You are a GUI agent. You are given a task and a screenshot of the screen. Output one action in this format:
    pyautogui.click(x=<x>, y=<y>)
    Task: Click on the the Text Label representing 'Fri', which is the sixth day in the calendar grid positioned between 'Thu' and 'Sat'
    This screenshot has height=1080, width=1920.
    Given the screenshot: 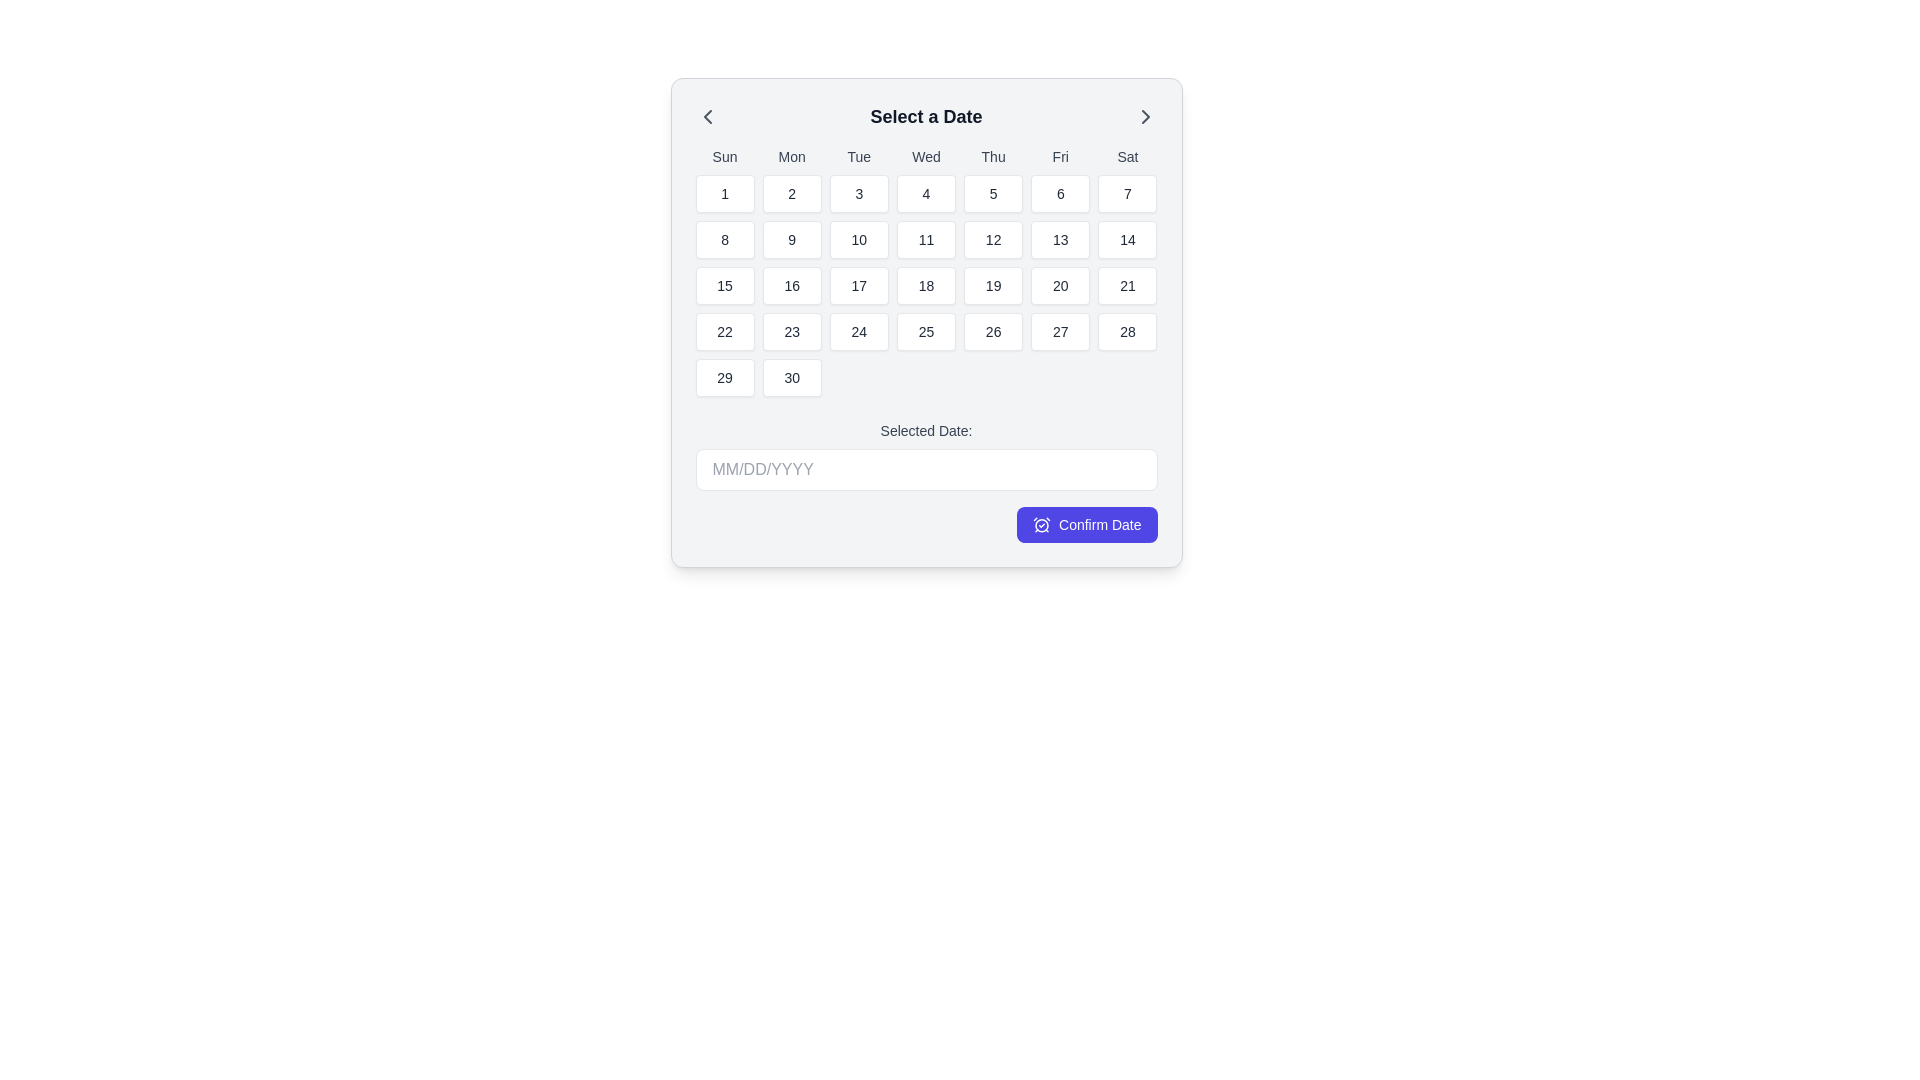 What is the action you would take?
    pyautogui.click(x=1059, y=156)
    